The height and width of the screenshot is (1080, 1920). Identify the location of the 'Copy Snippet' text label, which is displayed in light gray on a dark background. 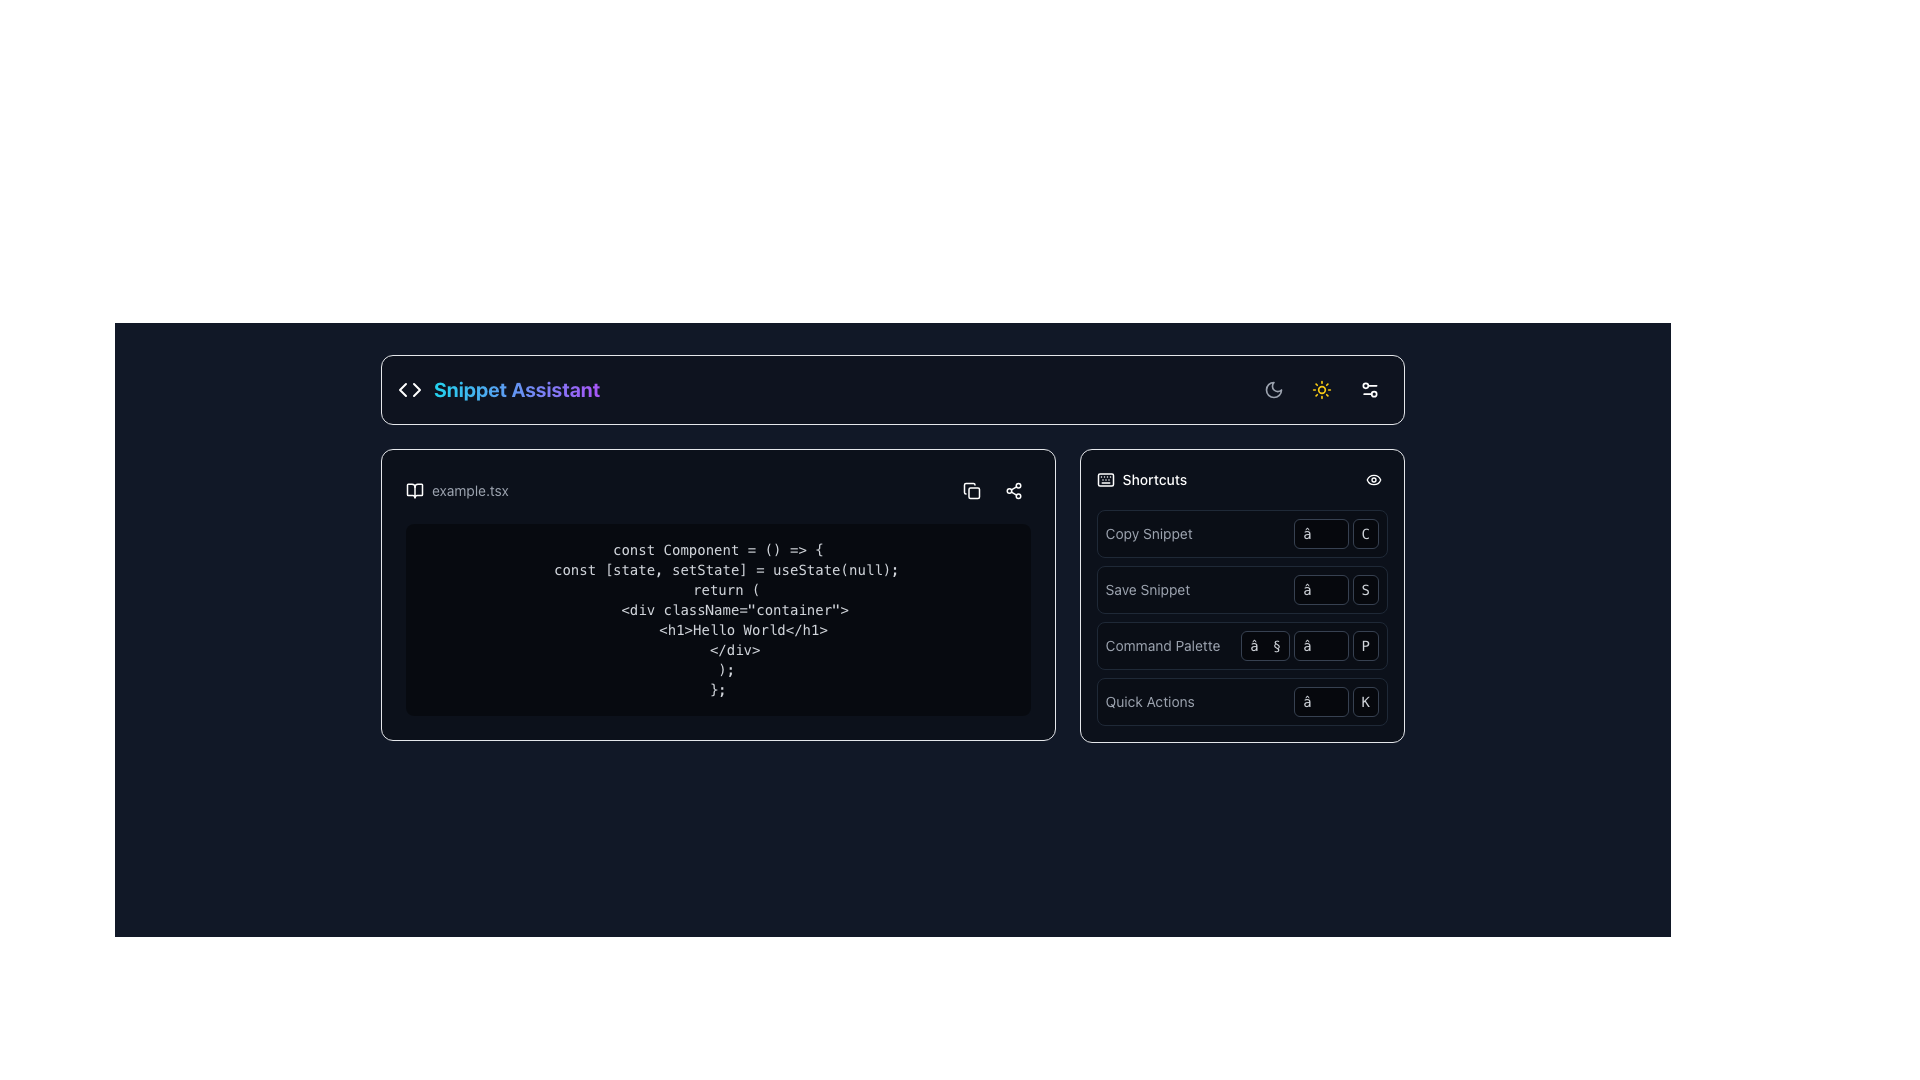
(1149, 532).